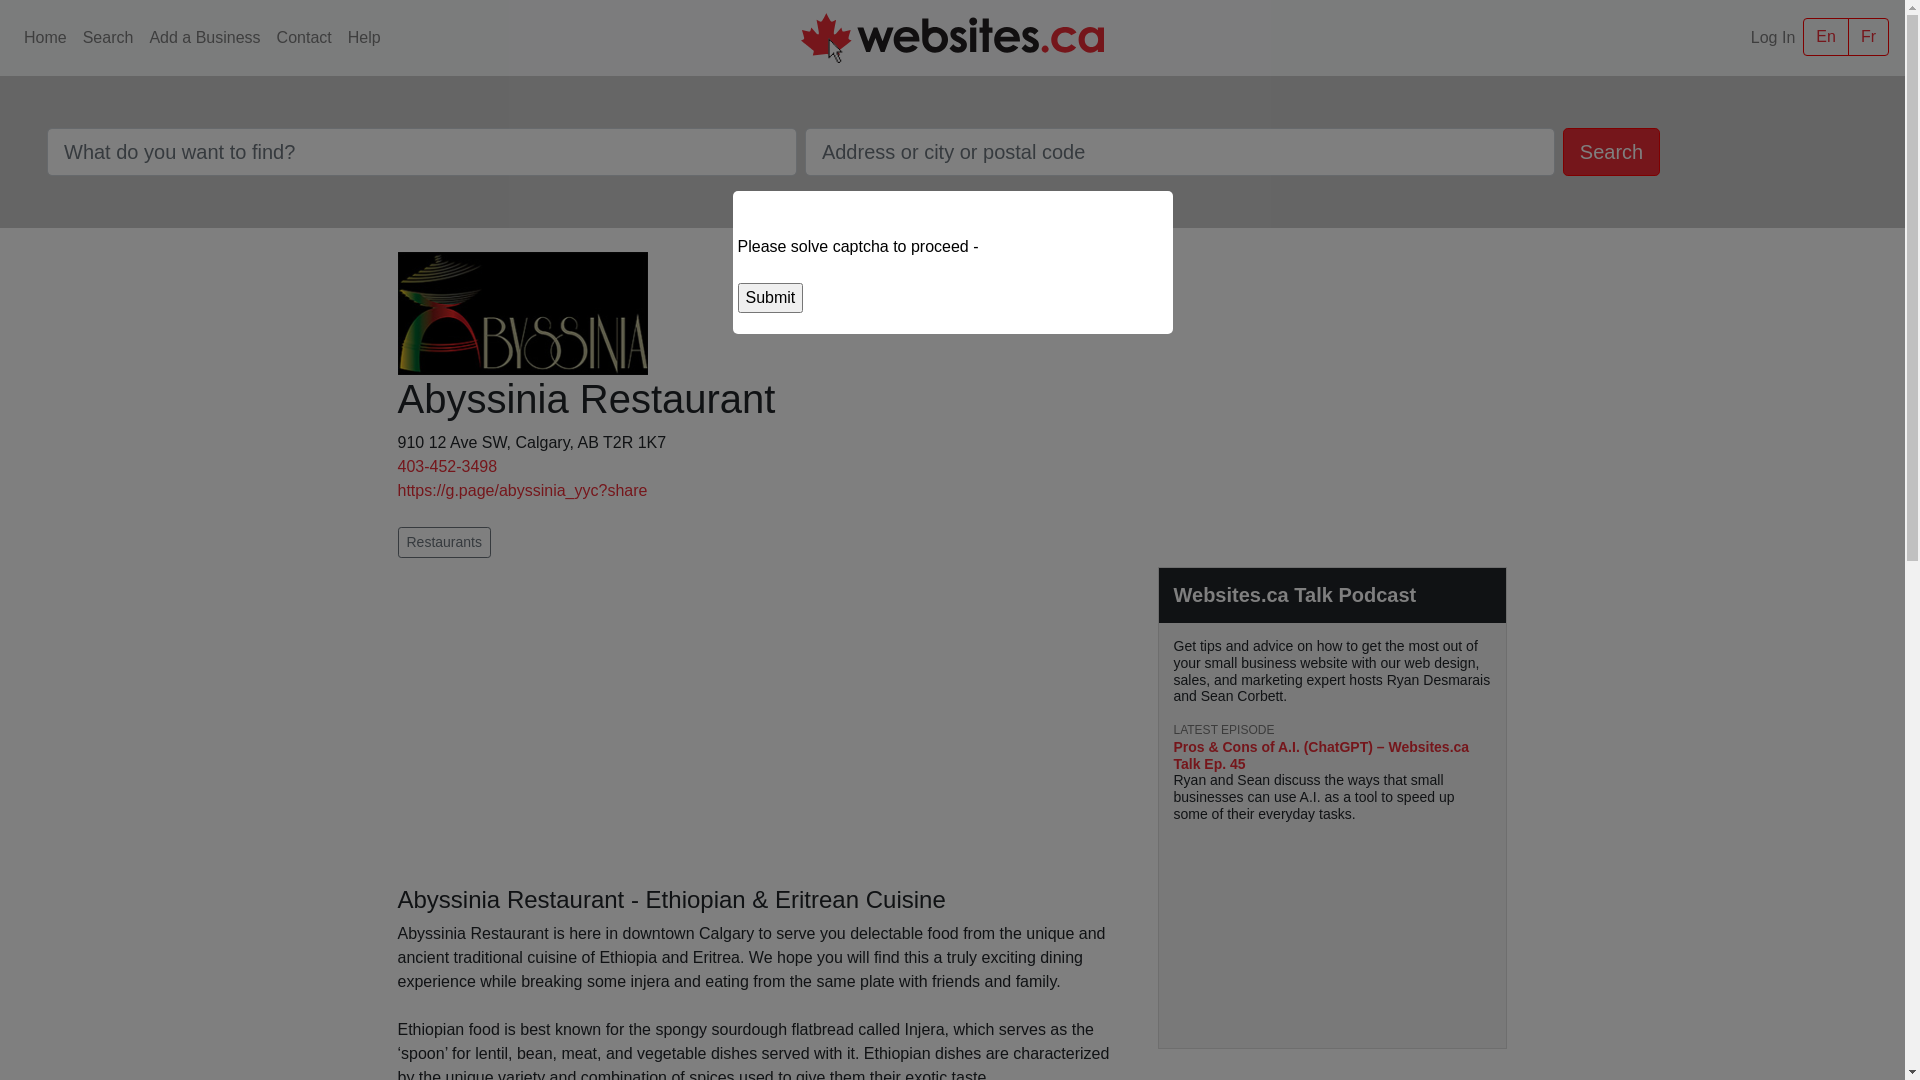 Image resolution: width=1920 pixels, height=1080 pixels. I want to click on 'Websites.ca Talk Podcast', so click(1295, 593).